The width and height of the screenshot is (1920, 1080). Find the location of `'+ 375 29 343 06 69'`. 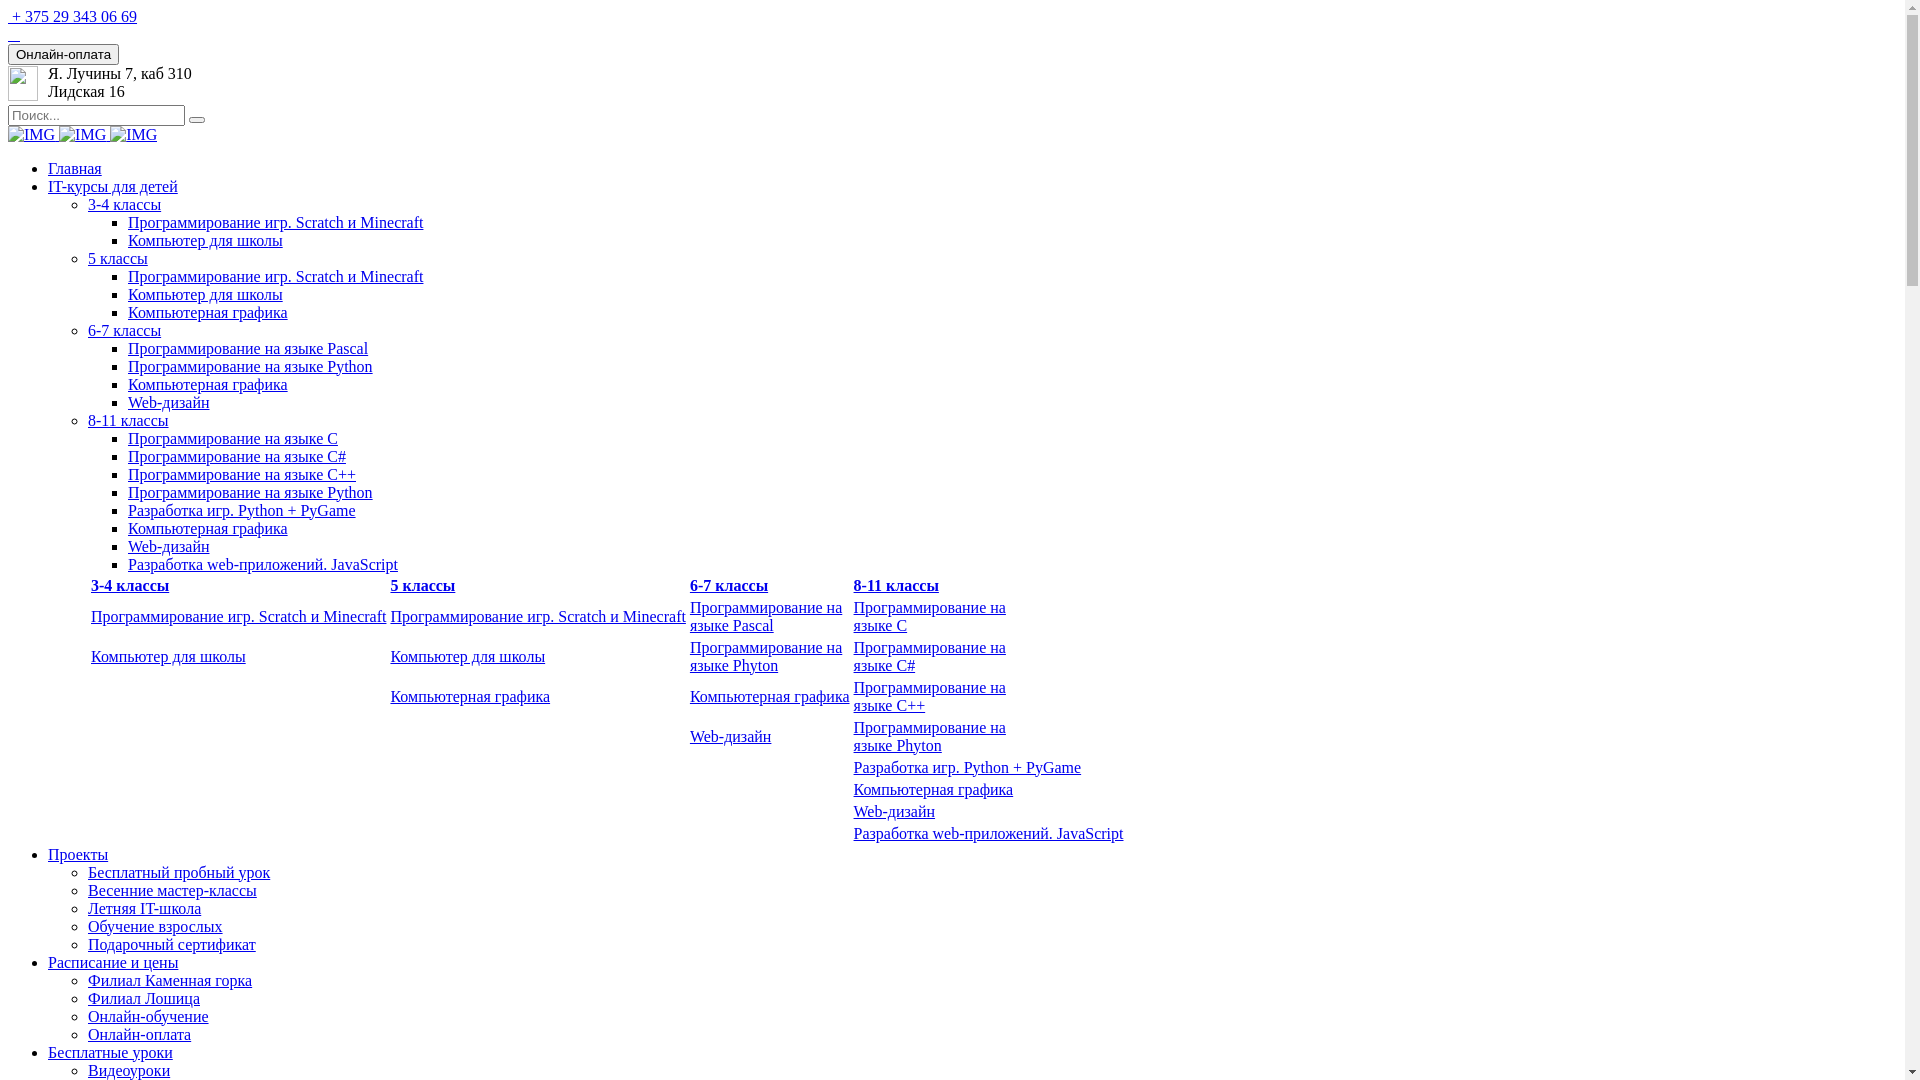

'+ 375 29 343 06 69' is located at coordinates (72, 16).